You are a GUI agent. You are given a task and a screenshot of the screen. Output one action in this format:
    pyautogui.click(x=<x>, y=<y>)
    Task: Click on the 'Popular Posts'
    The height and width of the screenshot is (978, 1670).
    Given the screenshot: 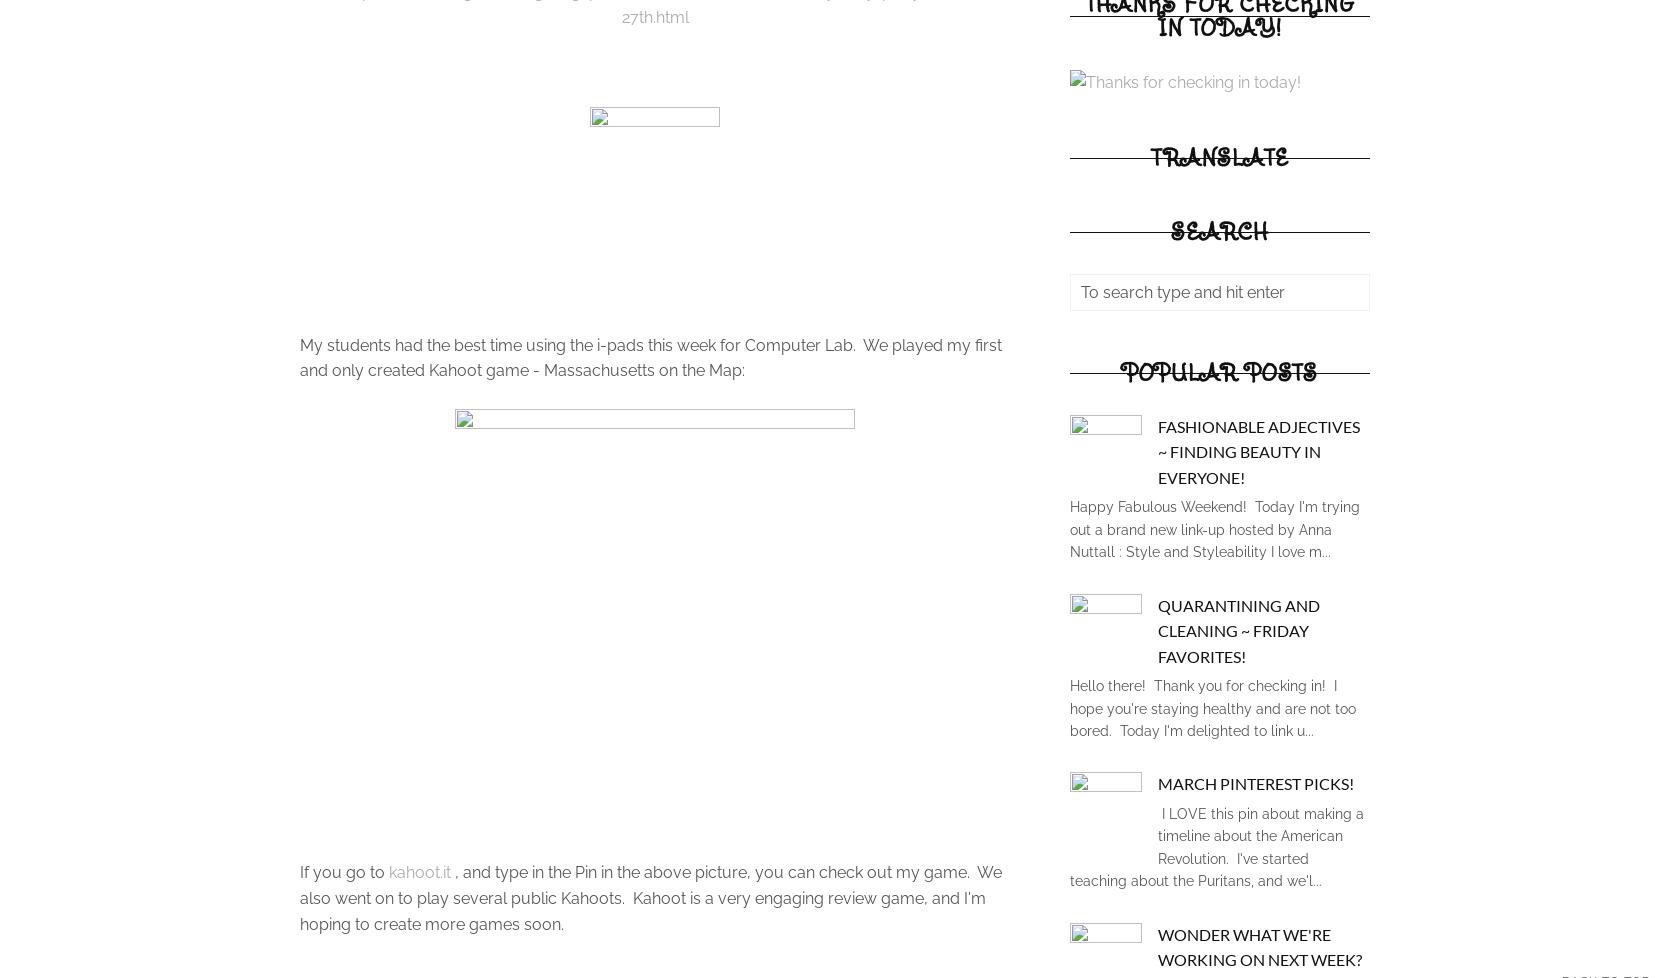 What is the action you would take?
    pyautogui.click(x=1219, y=370)
    